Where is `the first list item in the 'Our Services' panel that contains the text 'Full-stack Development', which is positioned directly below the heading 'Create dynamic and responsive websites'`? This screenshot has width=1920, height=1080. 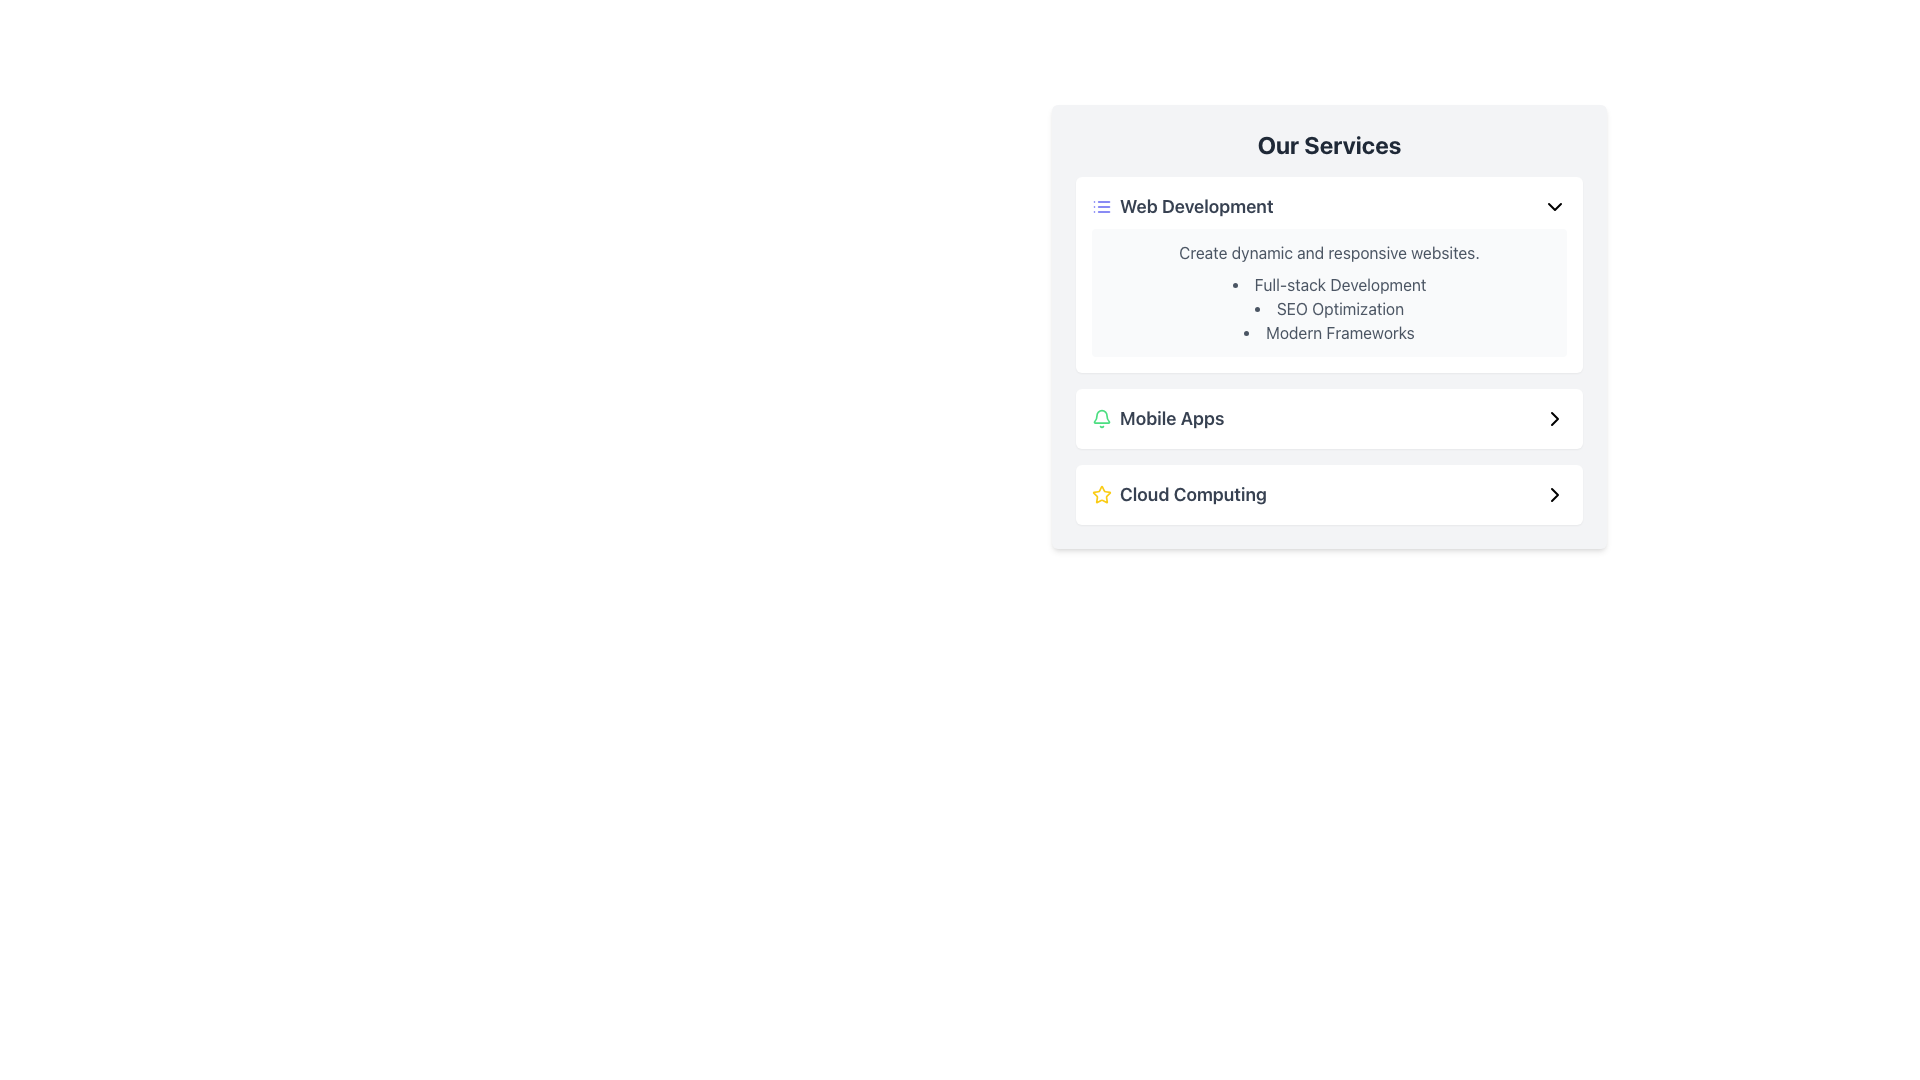 the first list item in the 'Our Services' panel that contains the text 'Full-stack Development', which is positioned directly below the heading 'Create dynamic and responsive websites' is located at coordinates (1329, 285).